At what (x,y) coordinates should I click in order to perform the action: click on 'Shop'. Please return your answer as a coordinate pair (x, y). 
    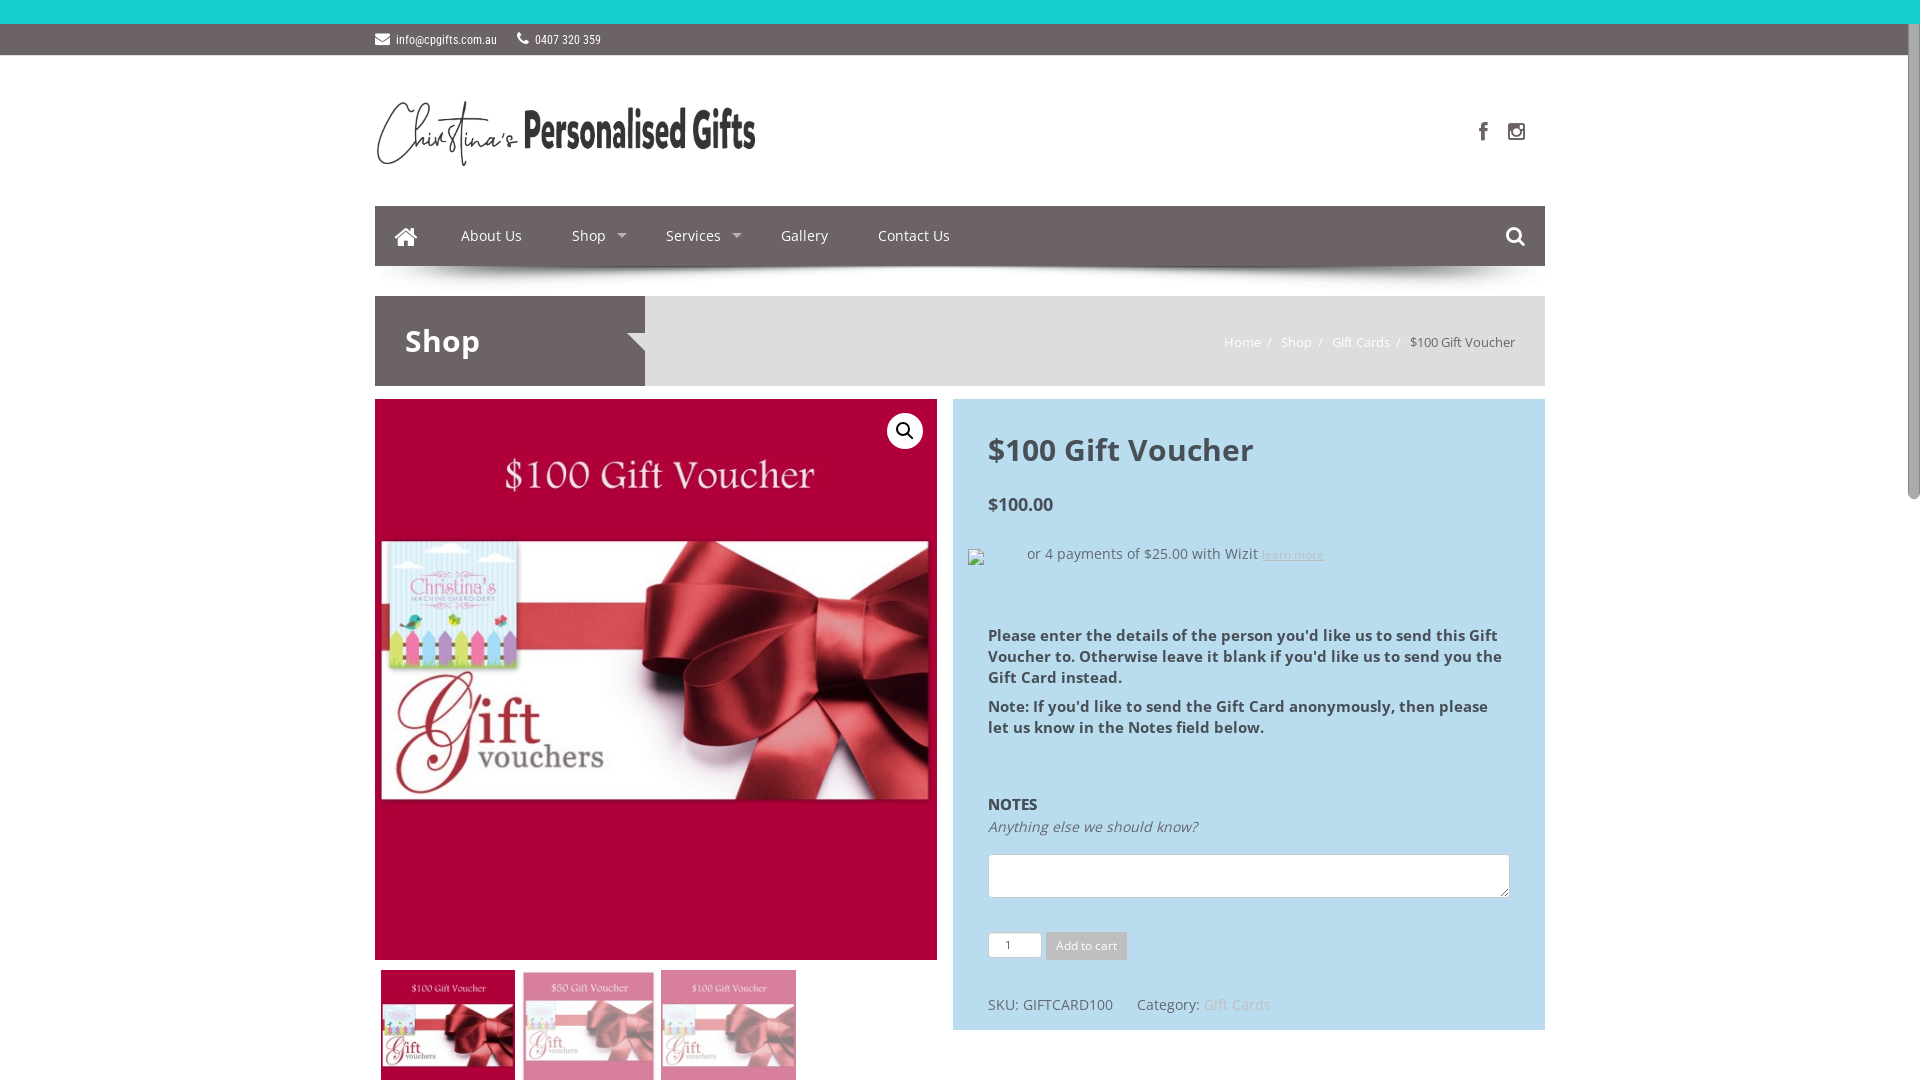
    Looking at the image, I should click on (593, 234).